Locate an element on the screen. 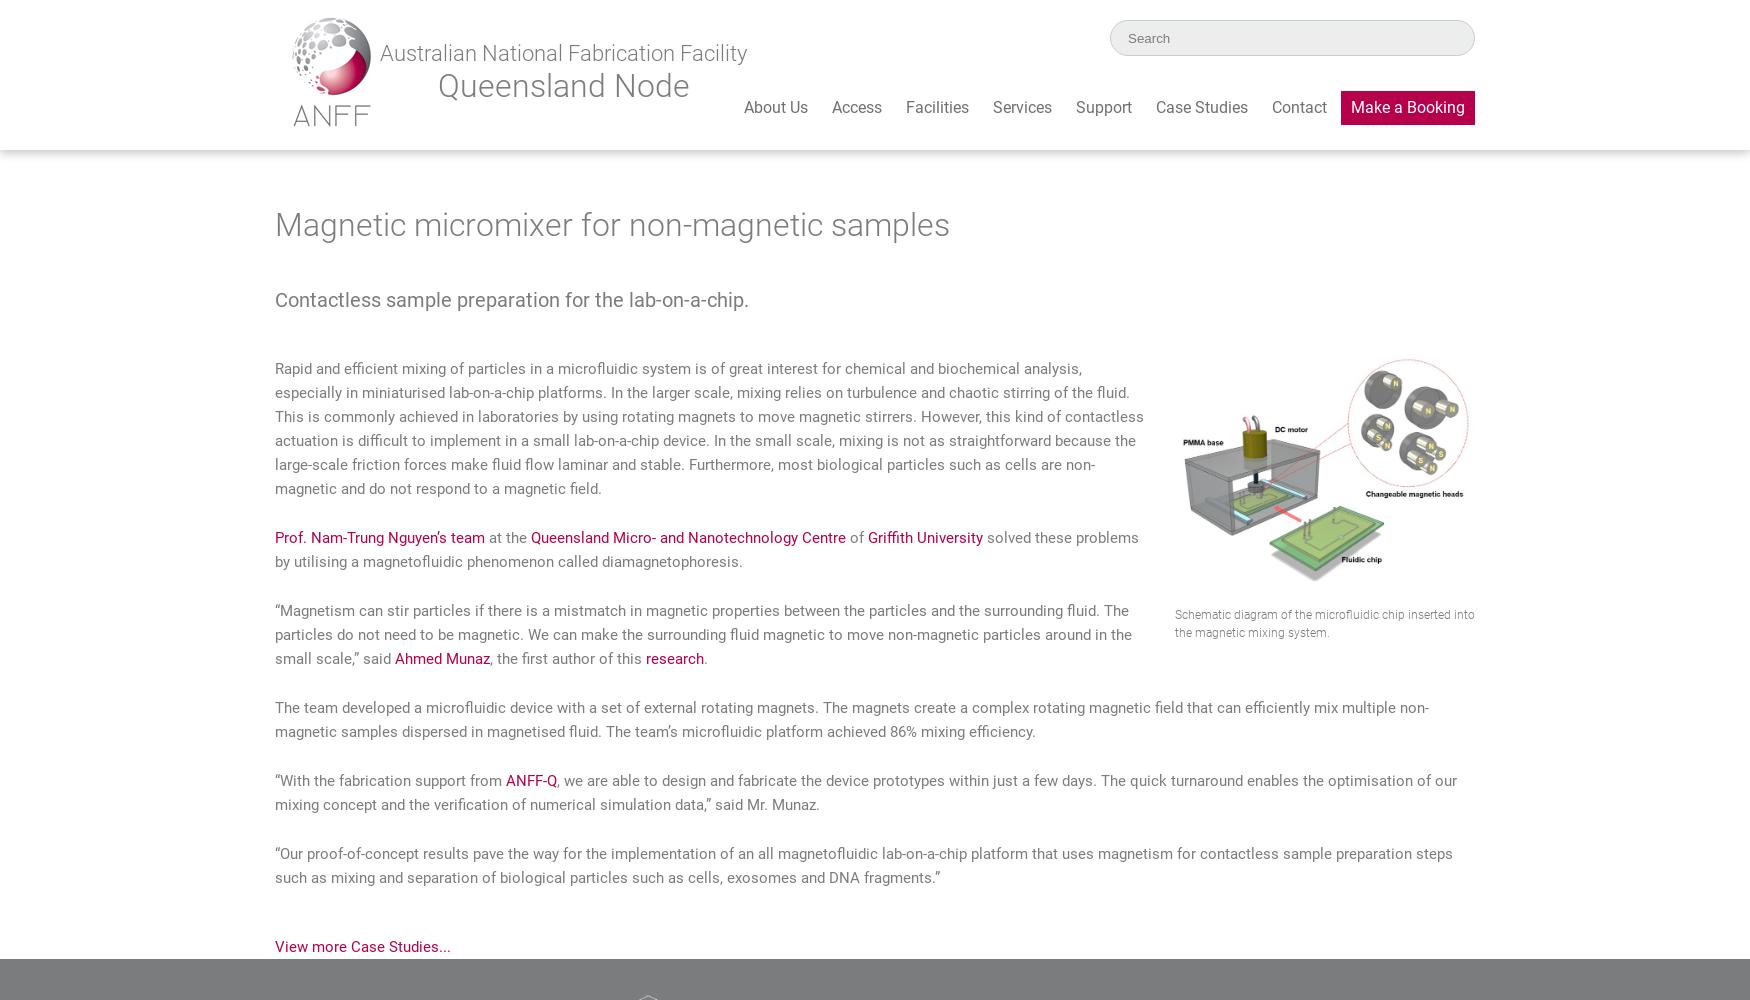 The width and height of the screenshot is (1750, 1000). 'Rapid and efficient mixing of particles in a microfluidic system is of great interest for chemical and biochemical analysis, especially in miniaturised lab-on-a-chip platforms. In the larger scale, mixing relies on turbulence and chaotic stirring of the fluid. This is commonly achieved in laboratories by using rotating magnets to move magnetic stirrers. However, this kind of contactless actuation is difficult to implement in a small lab-on-a-chip device. In the small scale, mixing is not as straightforward because the large-scale friction forces make fluid flow laminar and stable. Furthermore, most biological particles such as cells are non-magnetic and do not respond to a magnetic field.' is located at coordinates (709, 428).